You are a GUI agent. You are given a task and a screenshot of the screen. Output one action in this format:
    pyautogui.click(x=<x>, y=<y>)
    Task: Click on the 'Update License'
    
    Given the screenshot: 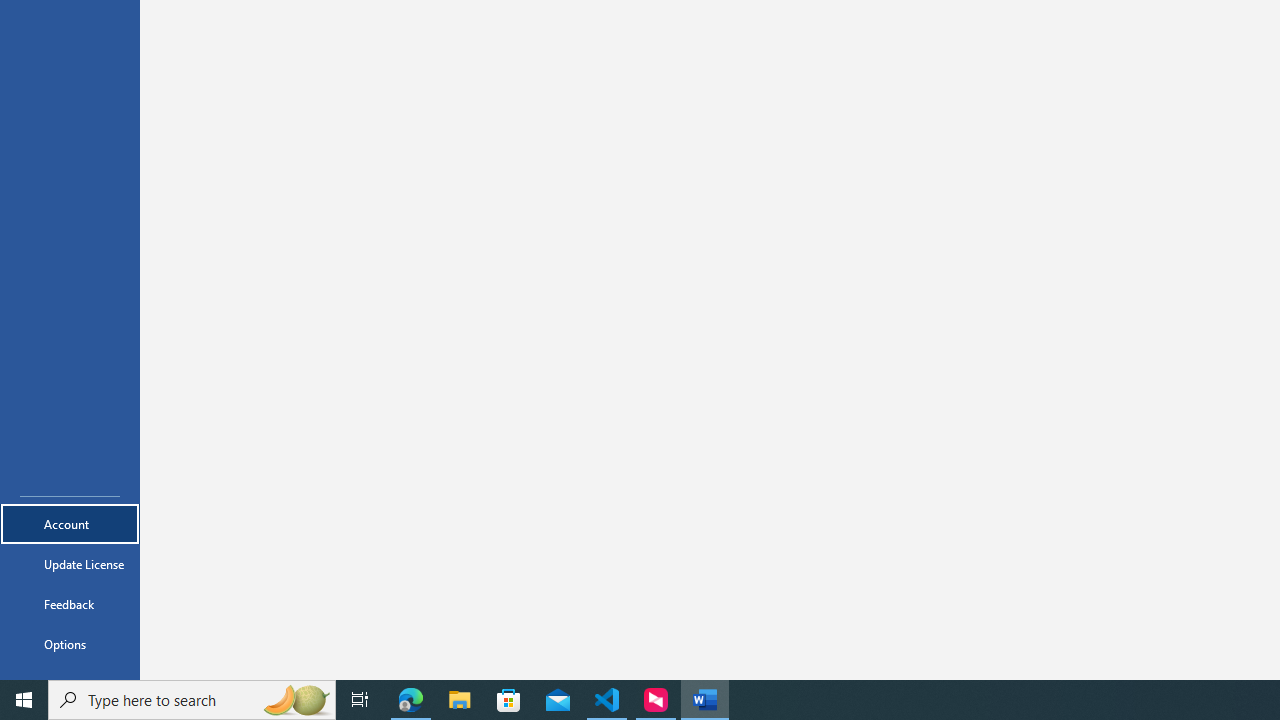 What is the action you would take?
    pyautogui.click(x=69, y=564)
    